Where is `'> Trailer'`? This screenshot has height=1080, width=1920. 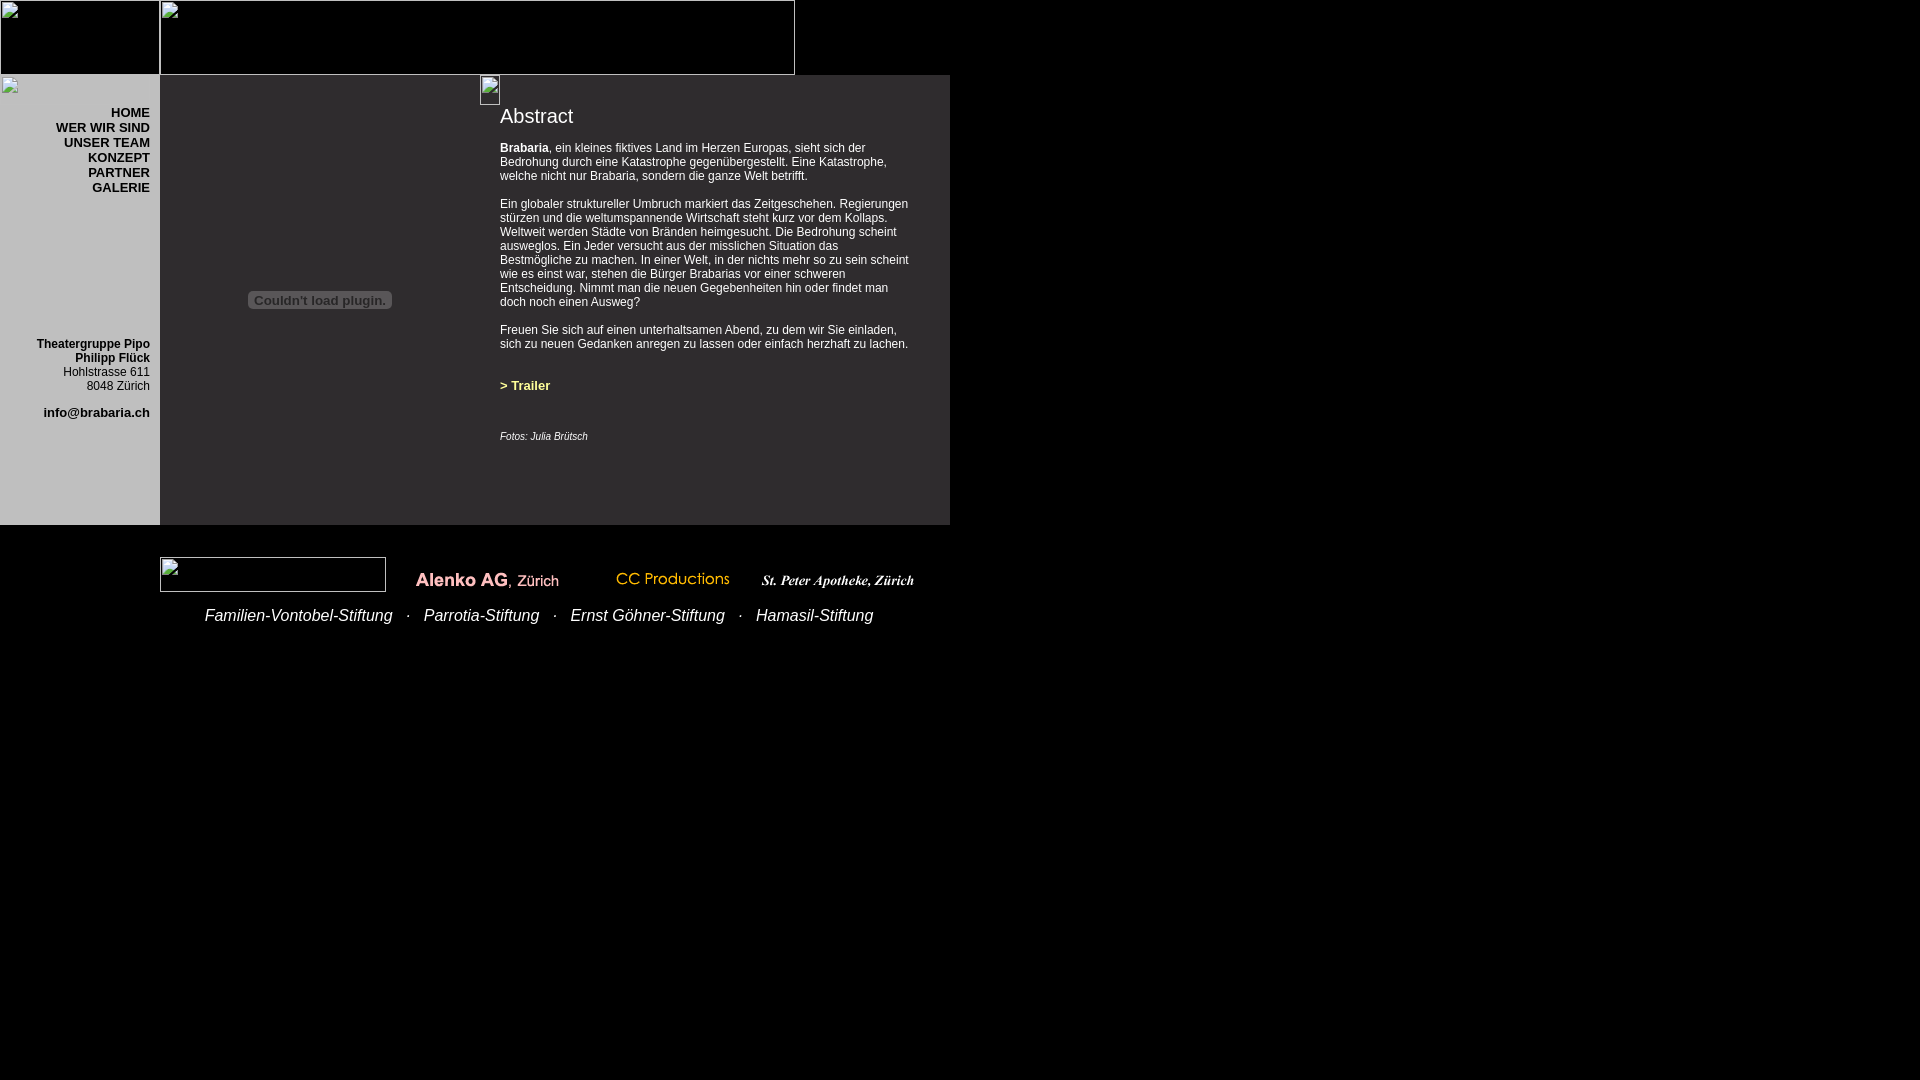 '> Trailer' is located at coordinates (499, 393).